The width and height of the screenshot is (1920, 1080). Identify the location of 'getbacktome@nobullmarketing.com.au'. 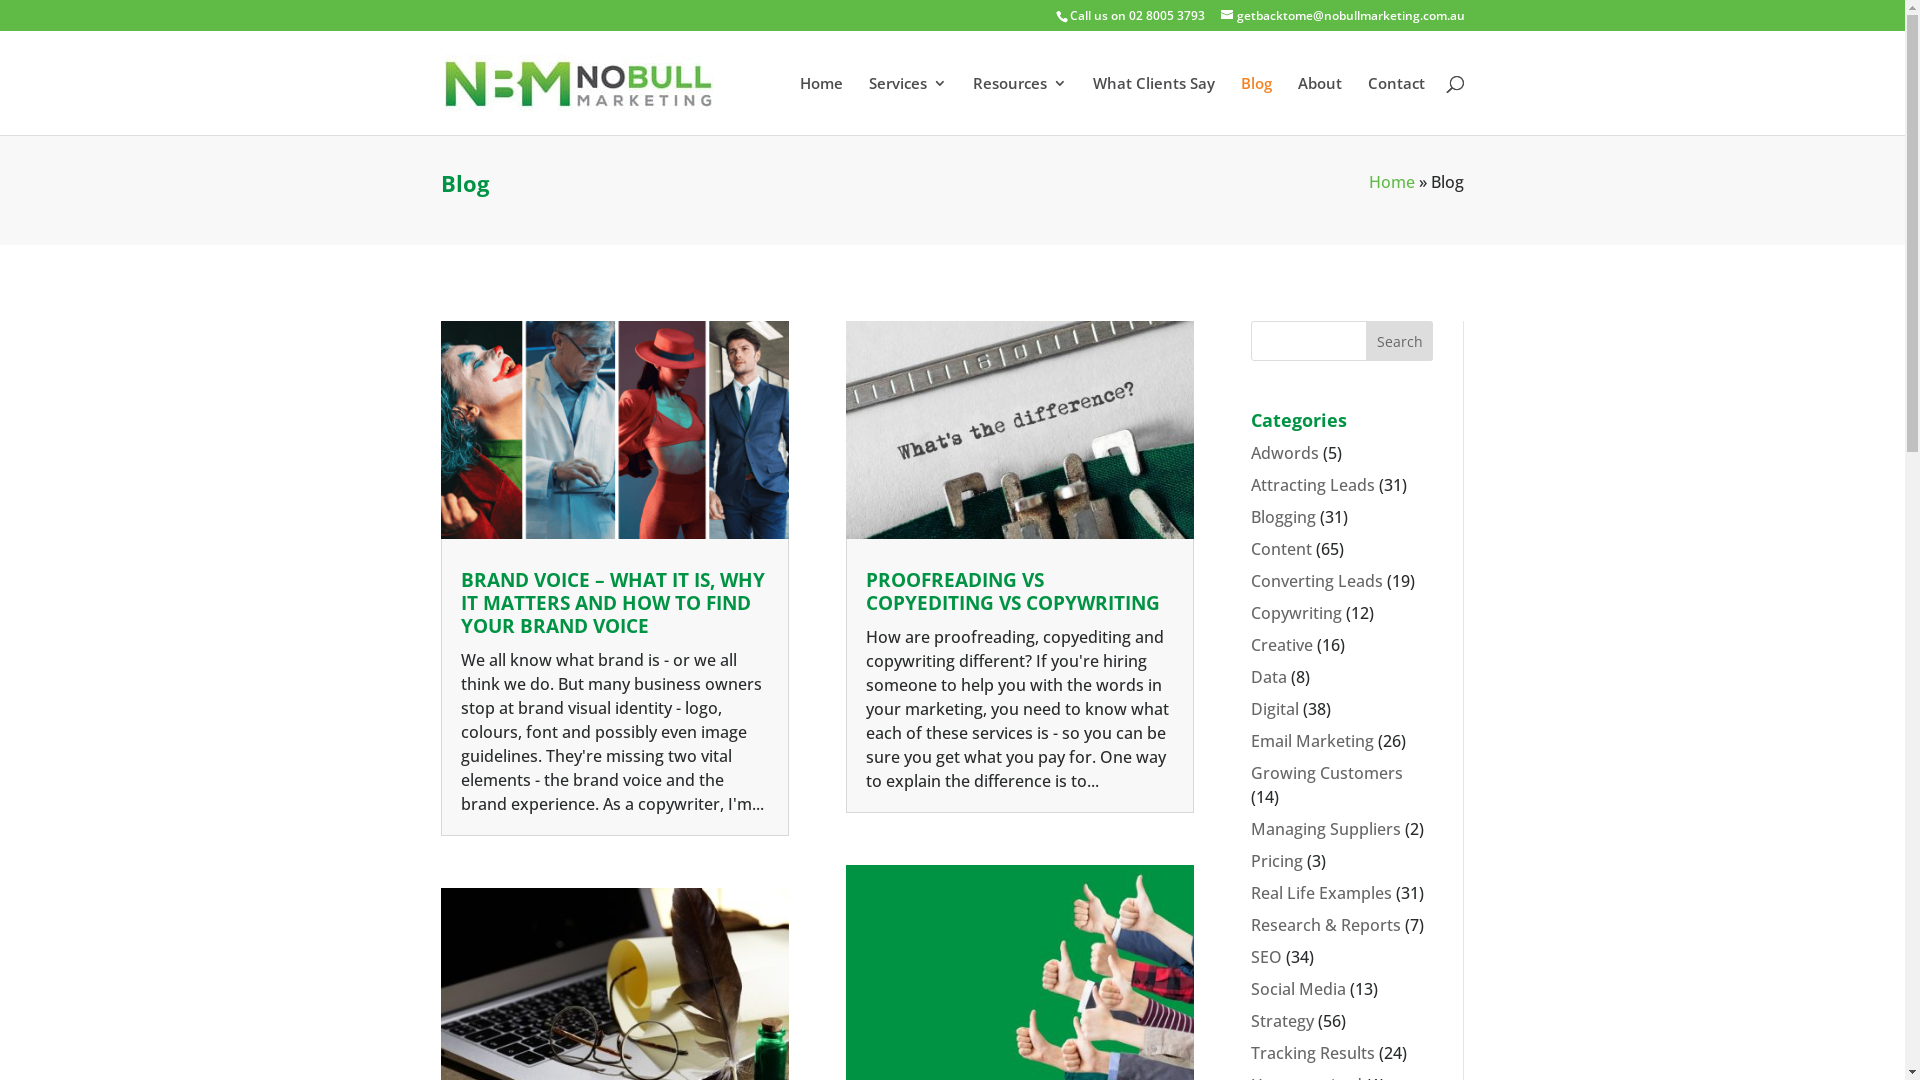
(1342, 15).